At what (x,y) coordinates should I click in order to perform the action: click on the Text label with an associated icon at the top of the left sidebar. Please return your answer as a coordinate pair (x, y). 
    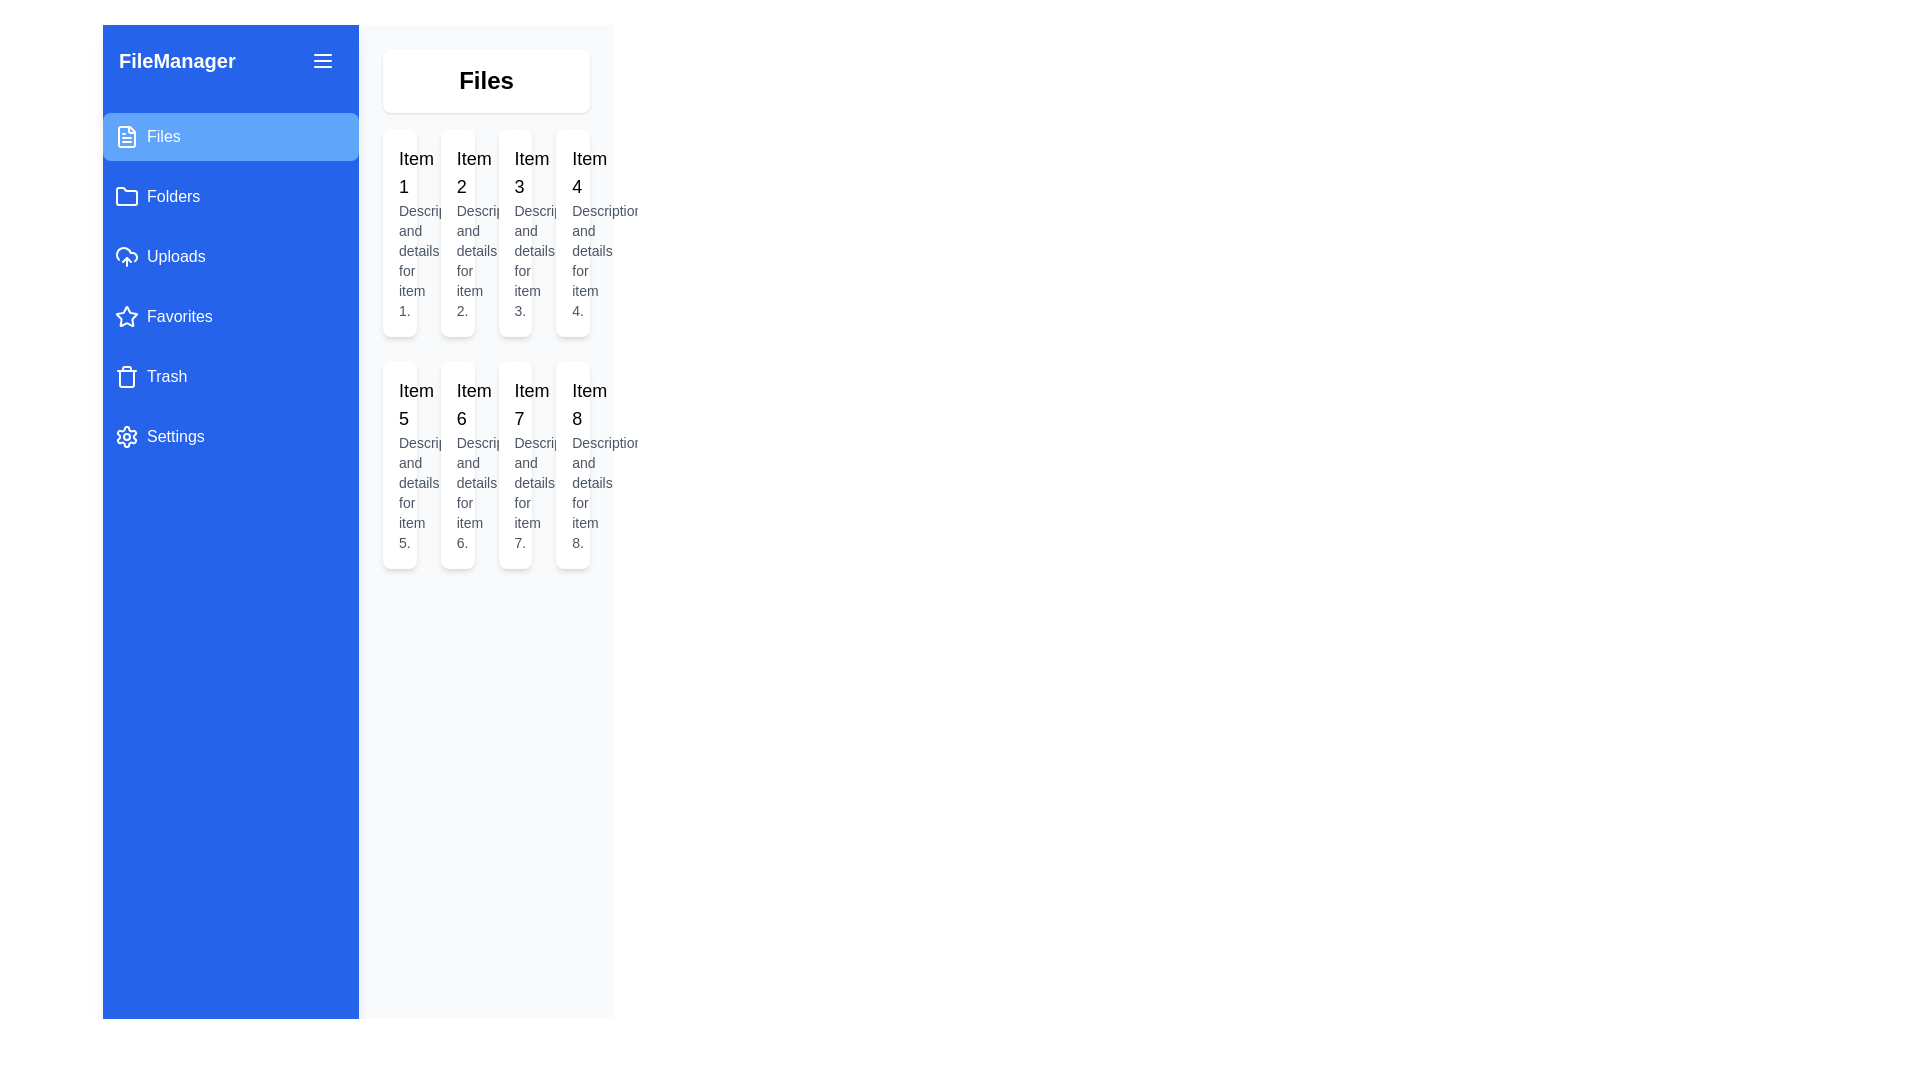
    Looking at the image, I should click on (230, 60).